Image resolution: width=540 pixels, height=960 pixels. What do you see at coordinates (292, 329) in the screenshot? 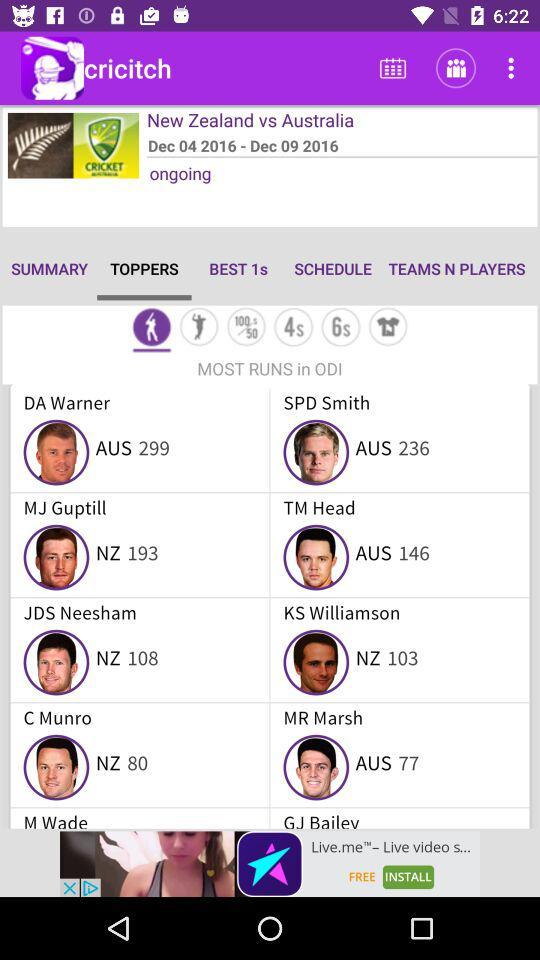
I see `the font icon` at bounding box center [292, 329].